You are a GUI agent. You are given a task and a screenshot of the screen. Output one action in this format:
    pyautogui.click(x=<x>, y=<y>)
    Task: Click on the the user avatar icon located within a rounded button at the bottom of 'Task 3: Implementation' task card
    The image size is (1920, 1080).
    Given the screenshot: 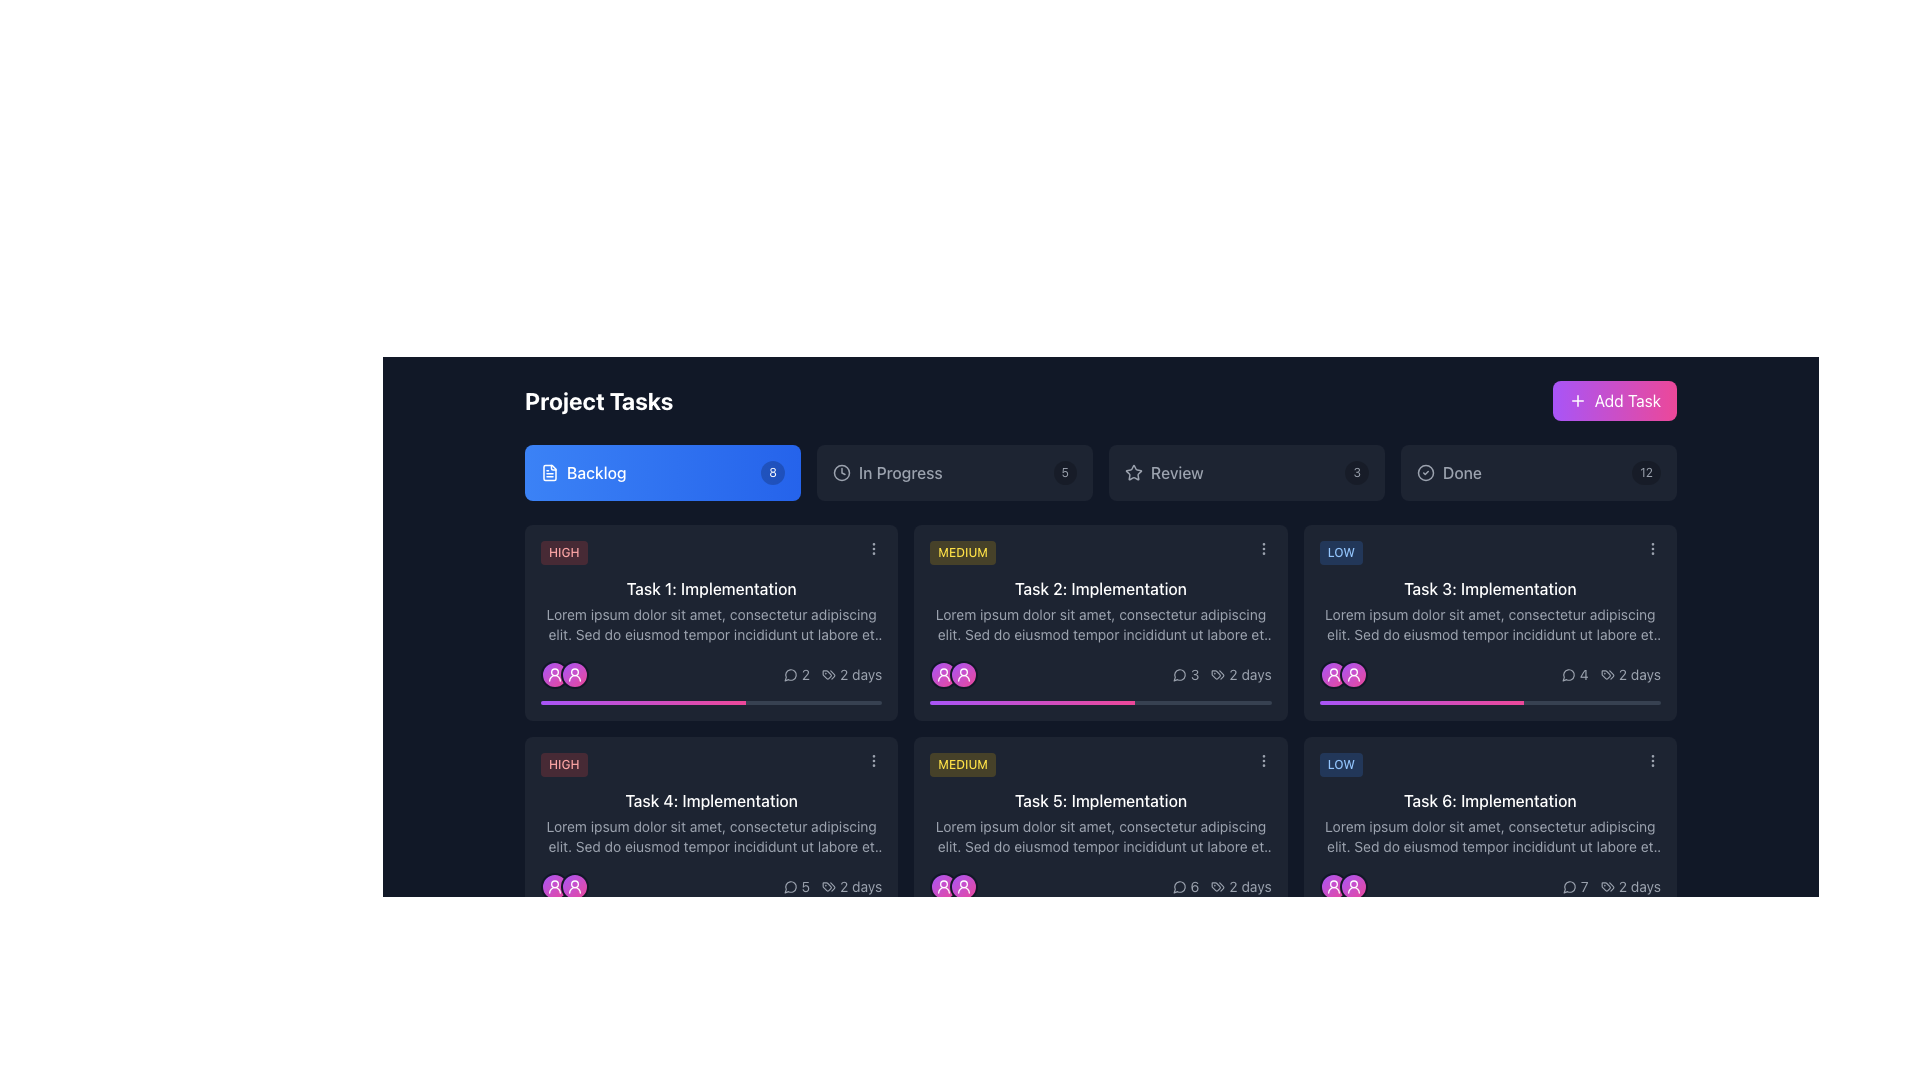 What is the action you would take?
    pyautogui.click(x=1333, y=675)
    